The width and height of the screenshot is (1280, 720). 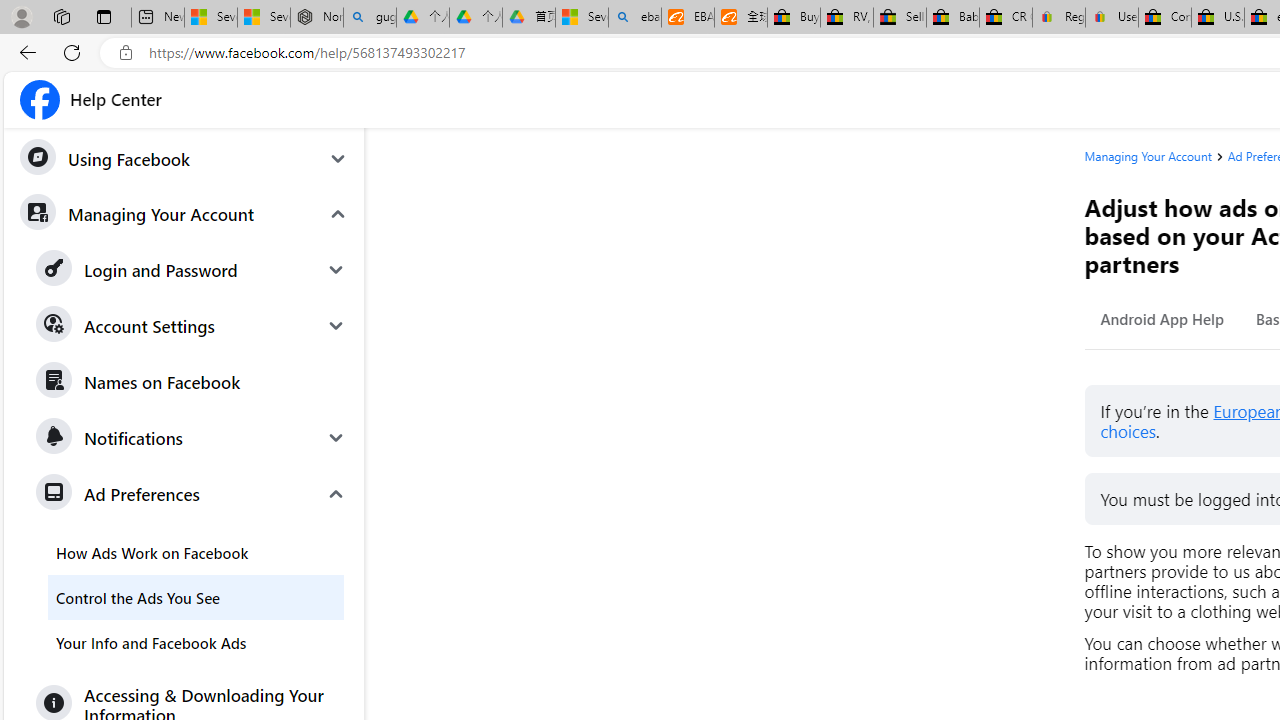 What do you see at coordinates (196, 552) in the screenshot?
I see `'How Ads Work on Facebook'` at bounding box center [196, 552].